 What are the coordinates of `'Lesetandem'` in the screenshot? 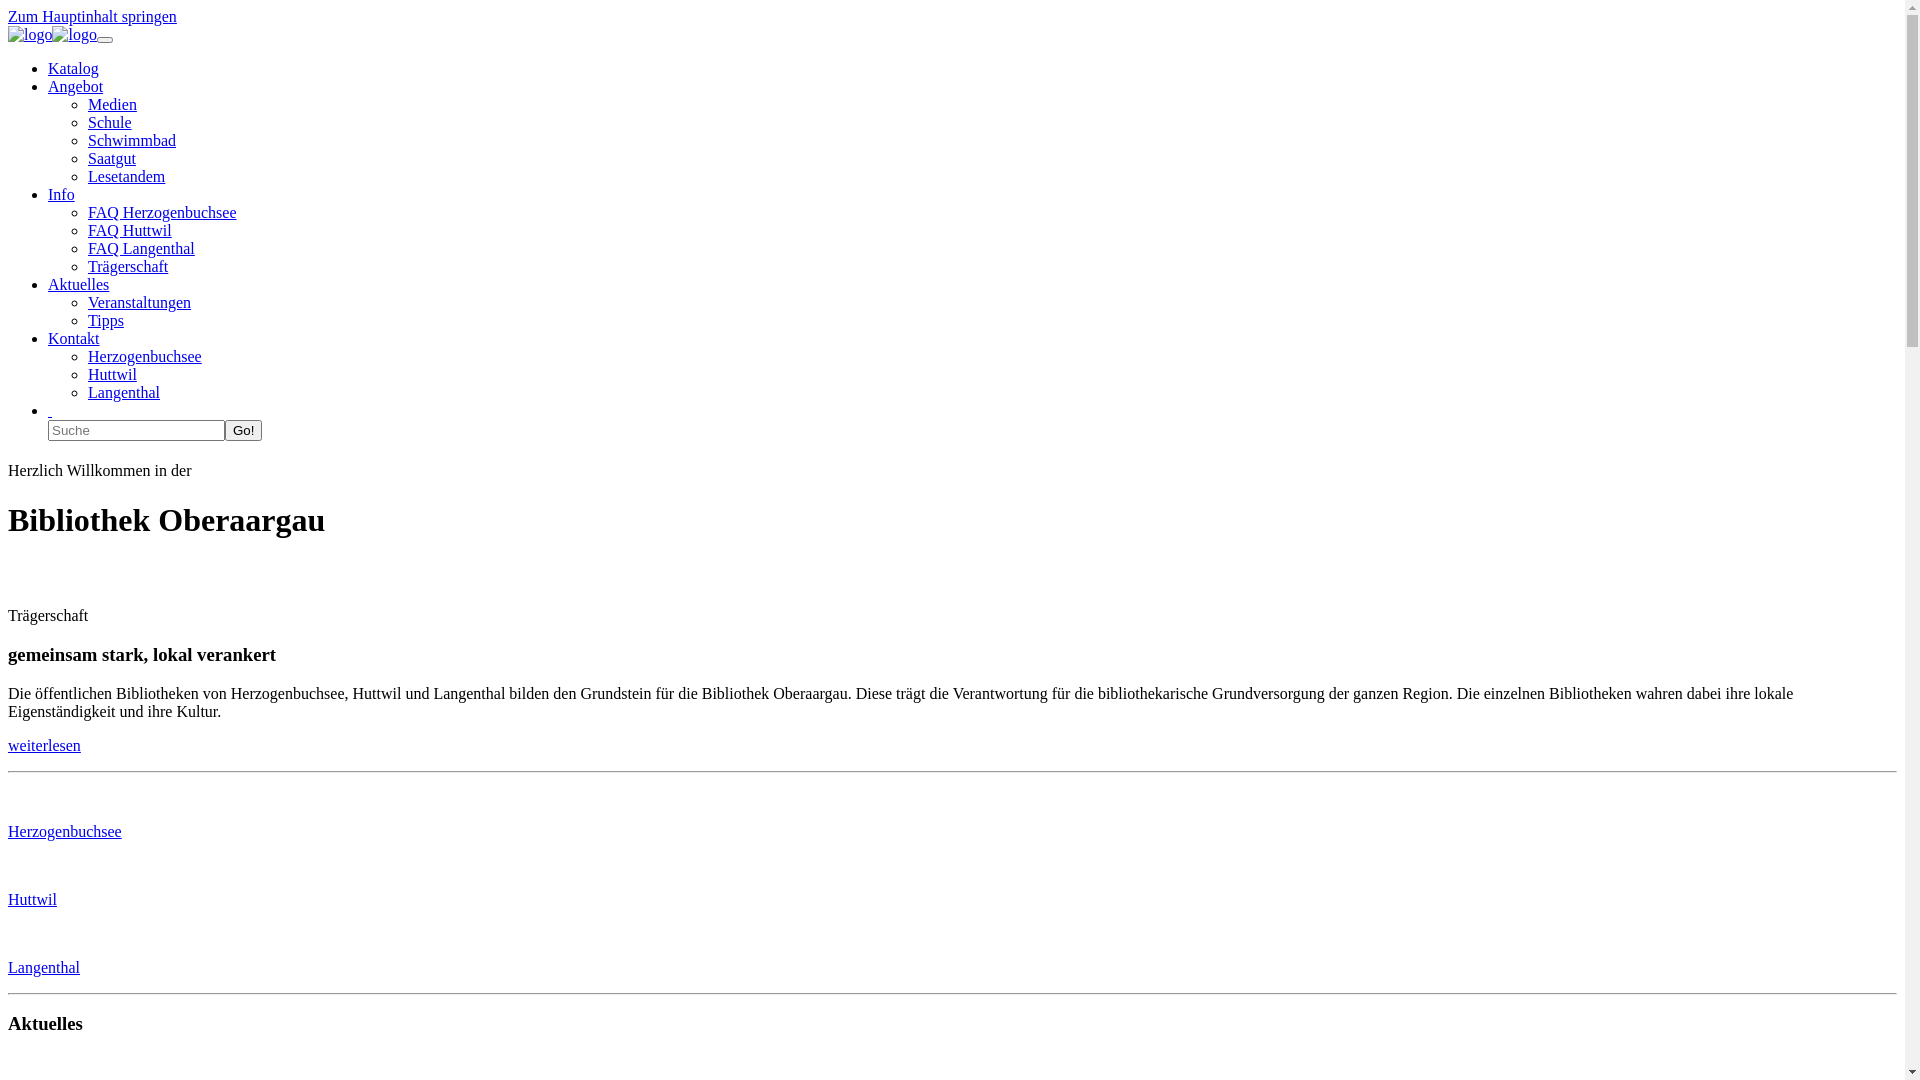 It's located at (125, 175).